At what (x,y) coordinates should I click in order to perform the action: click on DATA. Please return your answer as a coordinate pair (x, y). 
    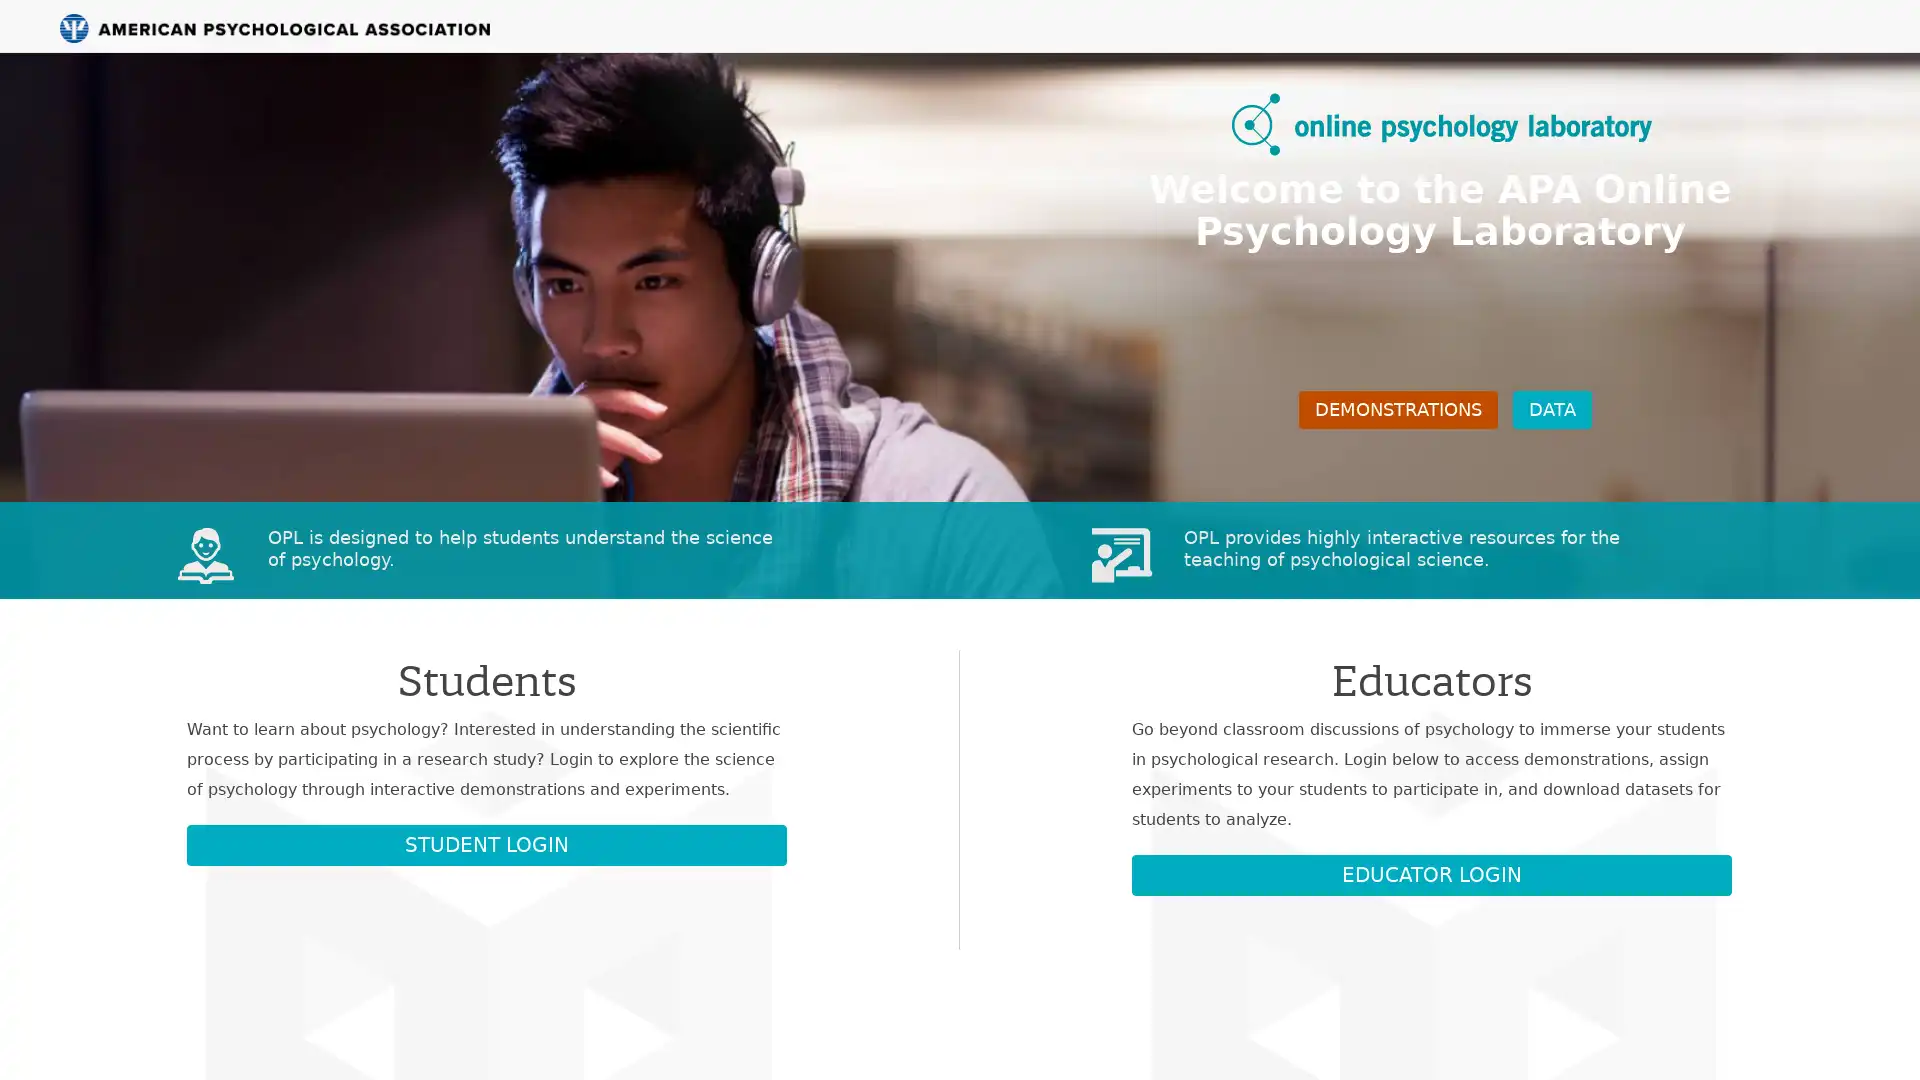
    Looking at the image, I should click on (1550, 408).